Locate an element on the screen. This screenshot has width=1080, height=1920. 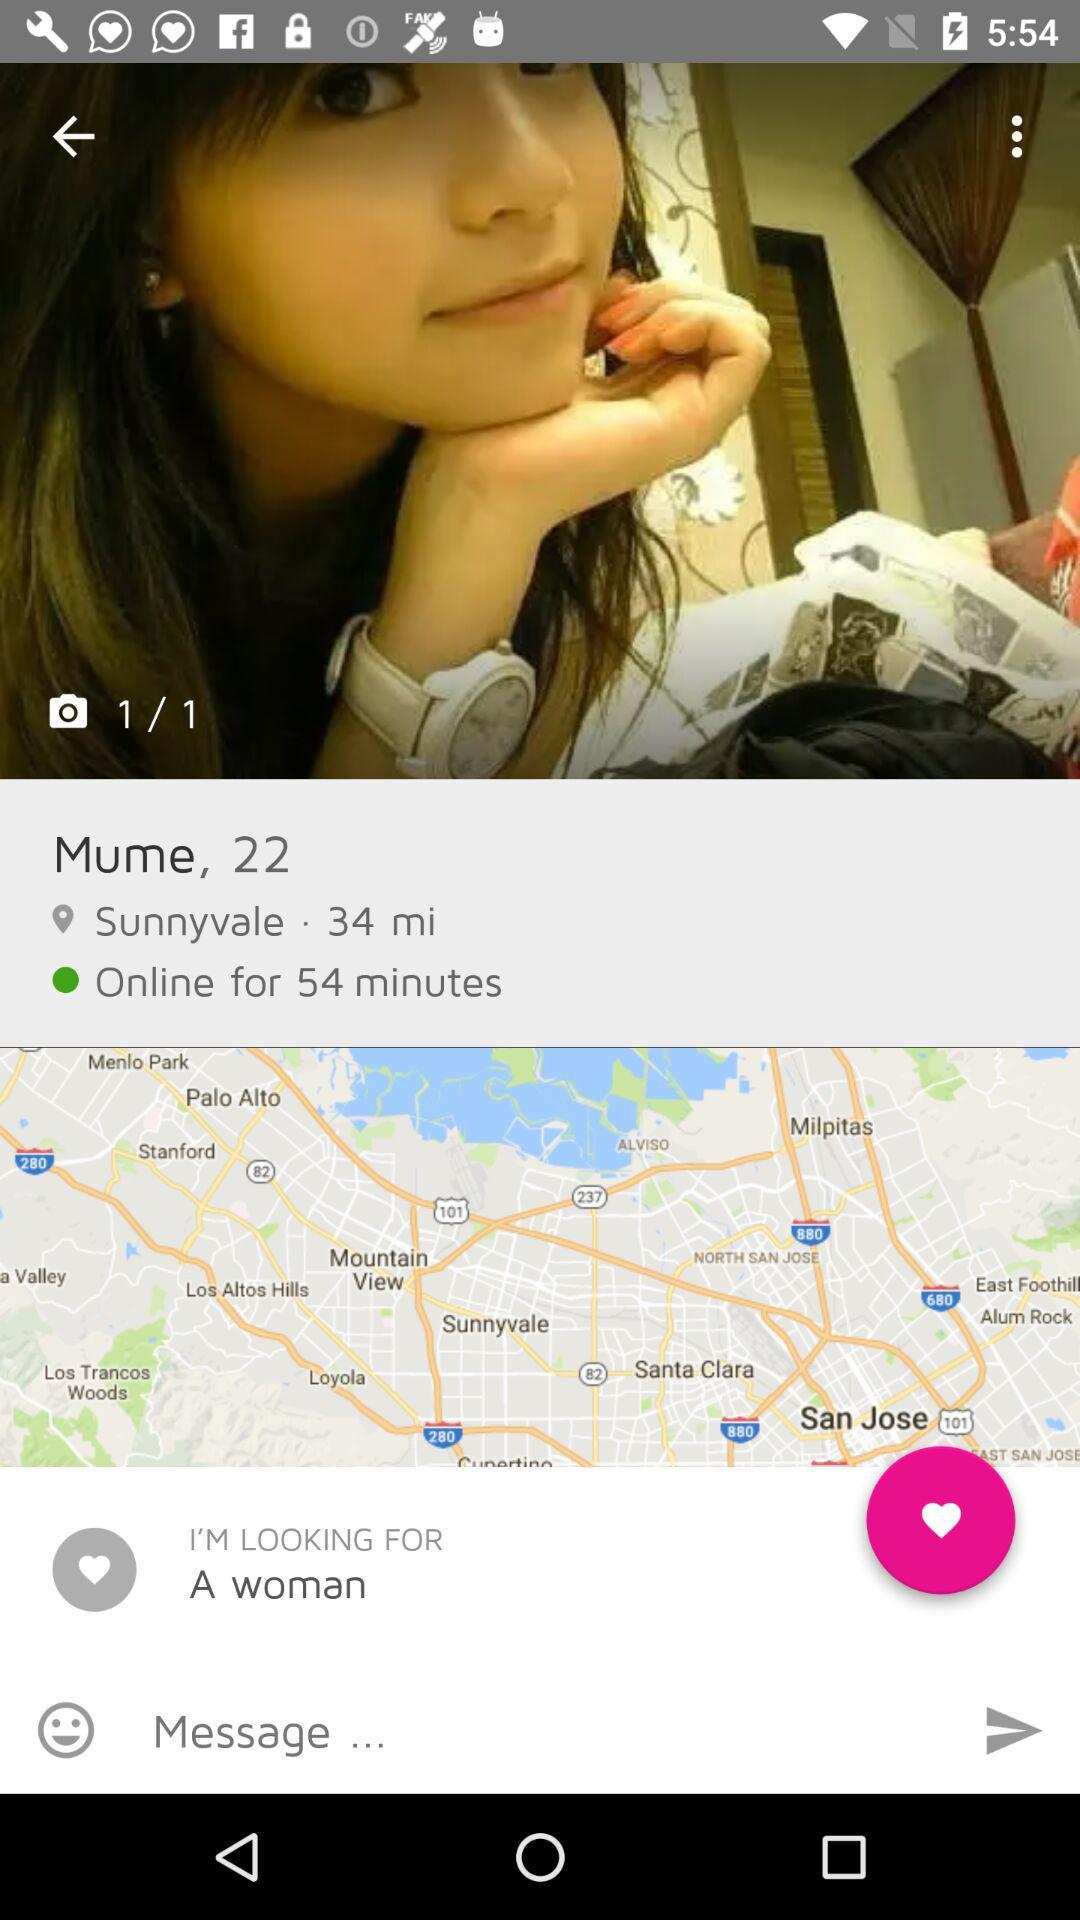
the item to the right of the i m looking is located at coordinates (940, 1527).